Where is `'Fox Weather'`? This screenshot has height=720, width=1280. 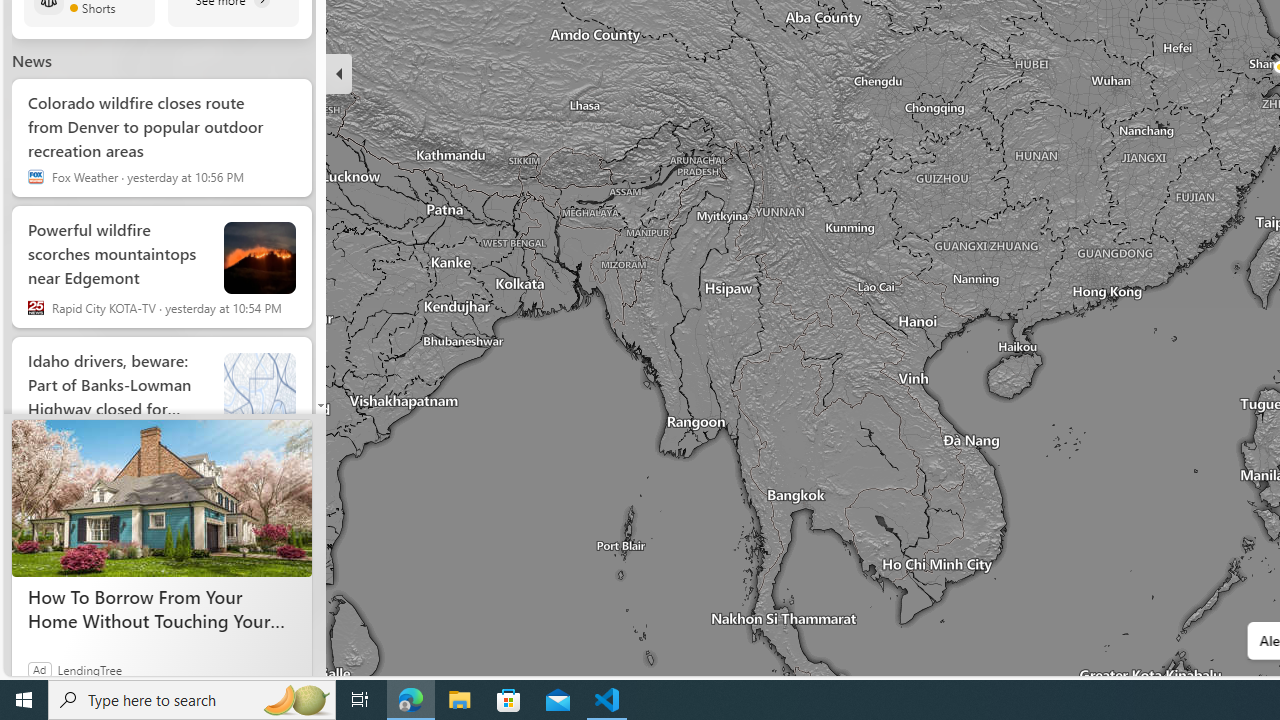 'Fox Weather' is located at coordinates (35, 176).